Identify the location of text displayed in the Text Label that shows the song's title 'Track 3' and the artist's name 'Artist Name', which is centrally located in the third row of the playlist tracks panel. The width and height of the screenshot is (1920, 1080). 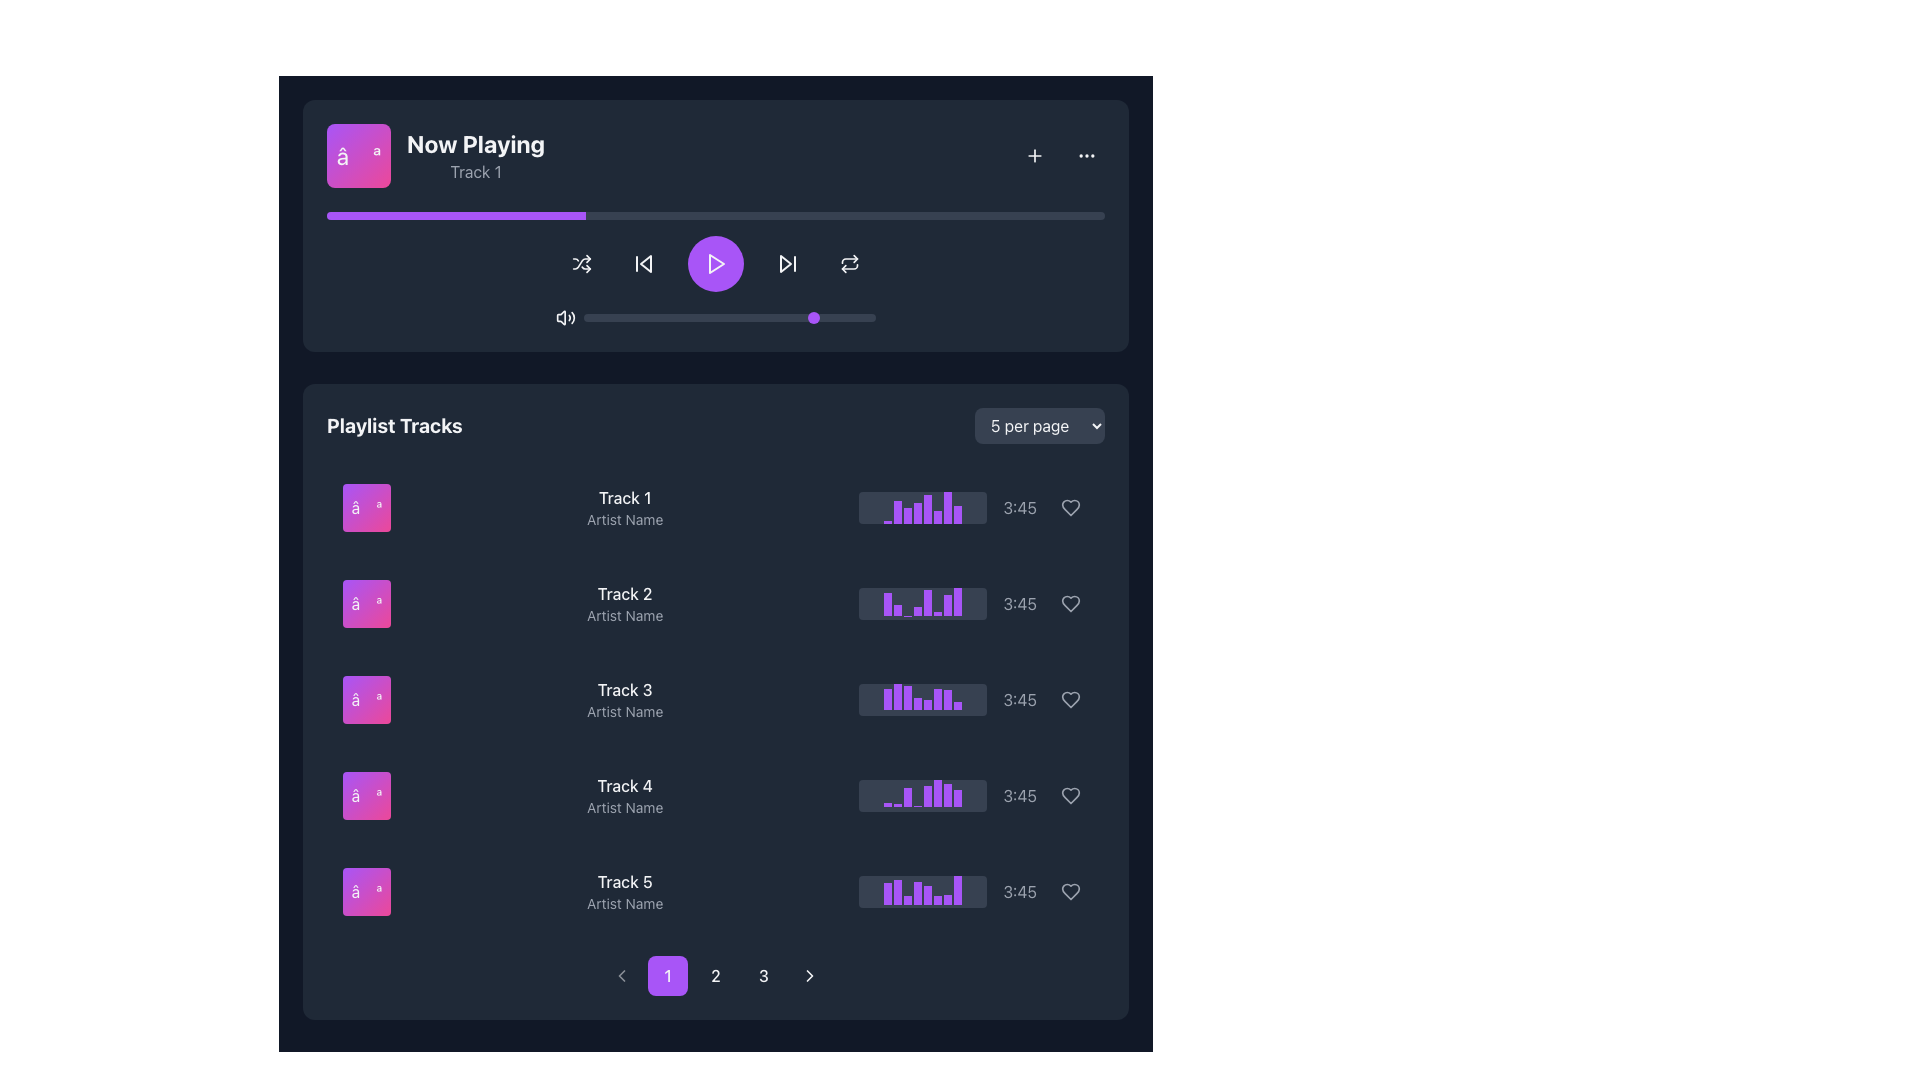
(624, 698).